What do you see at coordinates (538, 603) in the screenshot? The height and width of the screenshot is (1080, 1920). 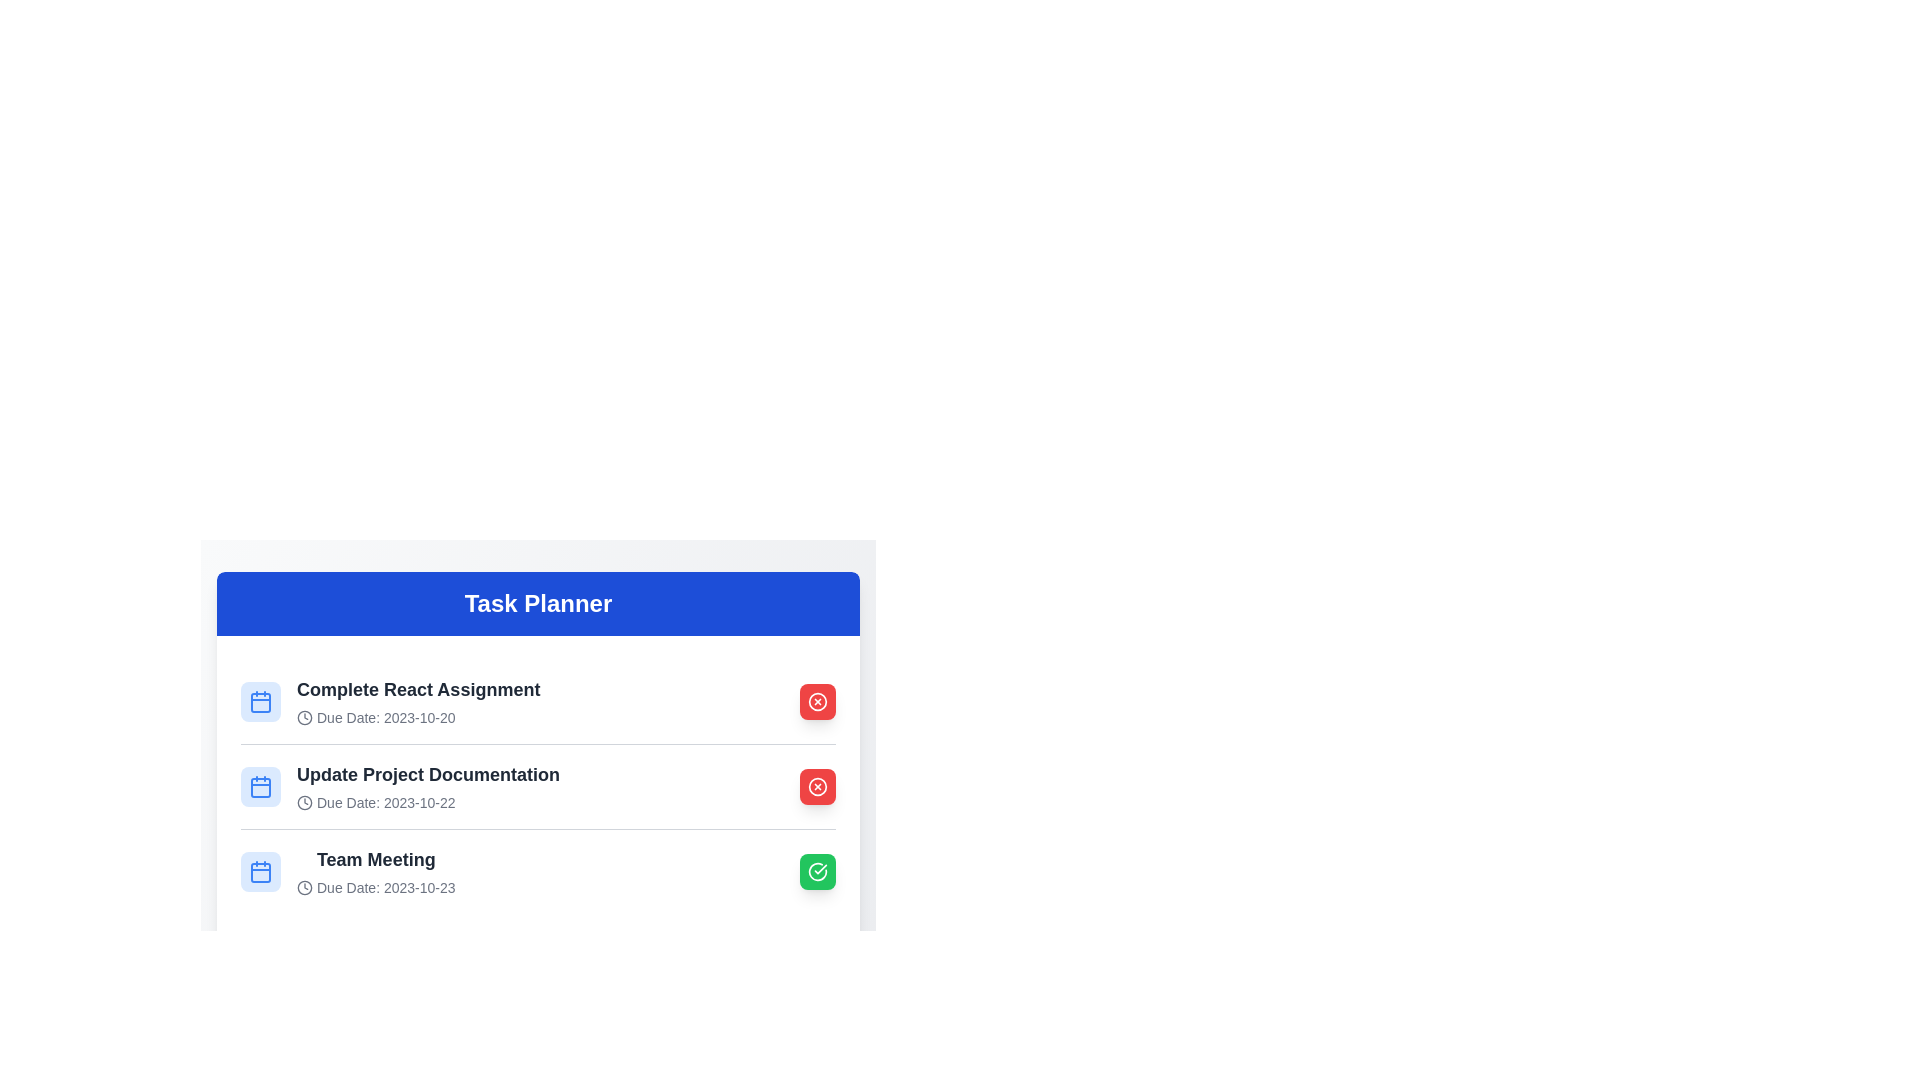 I see `text content of the title label located in the blue header bar at the top of the task management interface` at bounding box center [538, 603].